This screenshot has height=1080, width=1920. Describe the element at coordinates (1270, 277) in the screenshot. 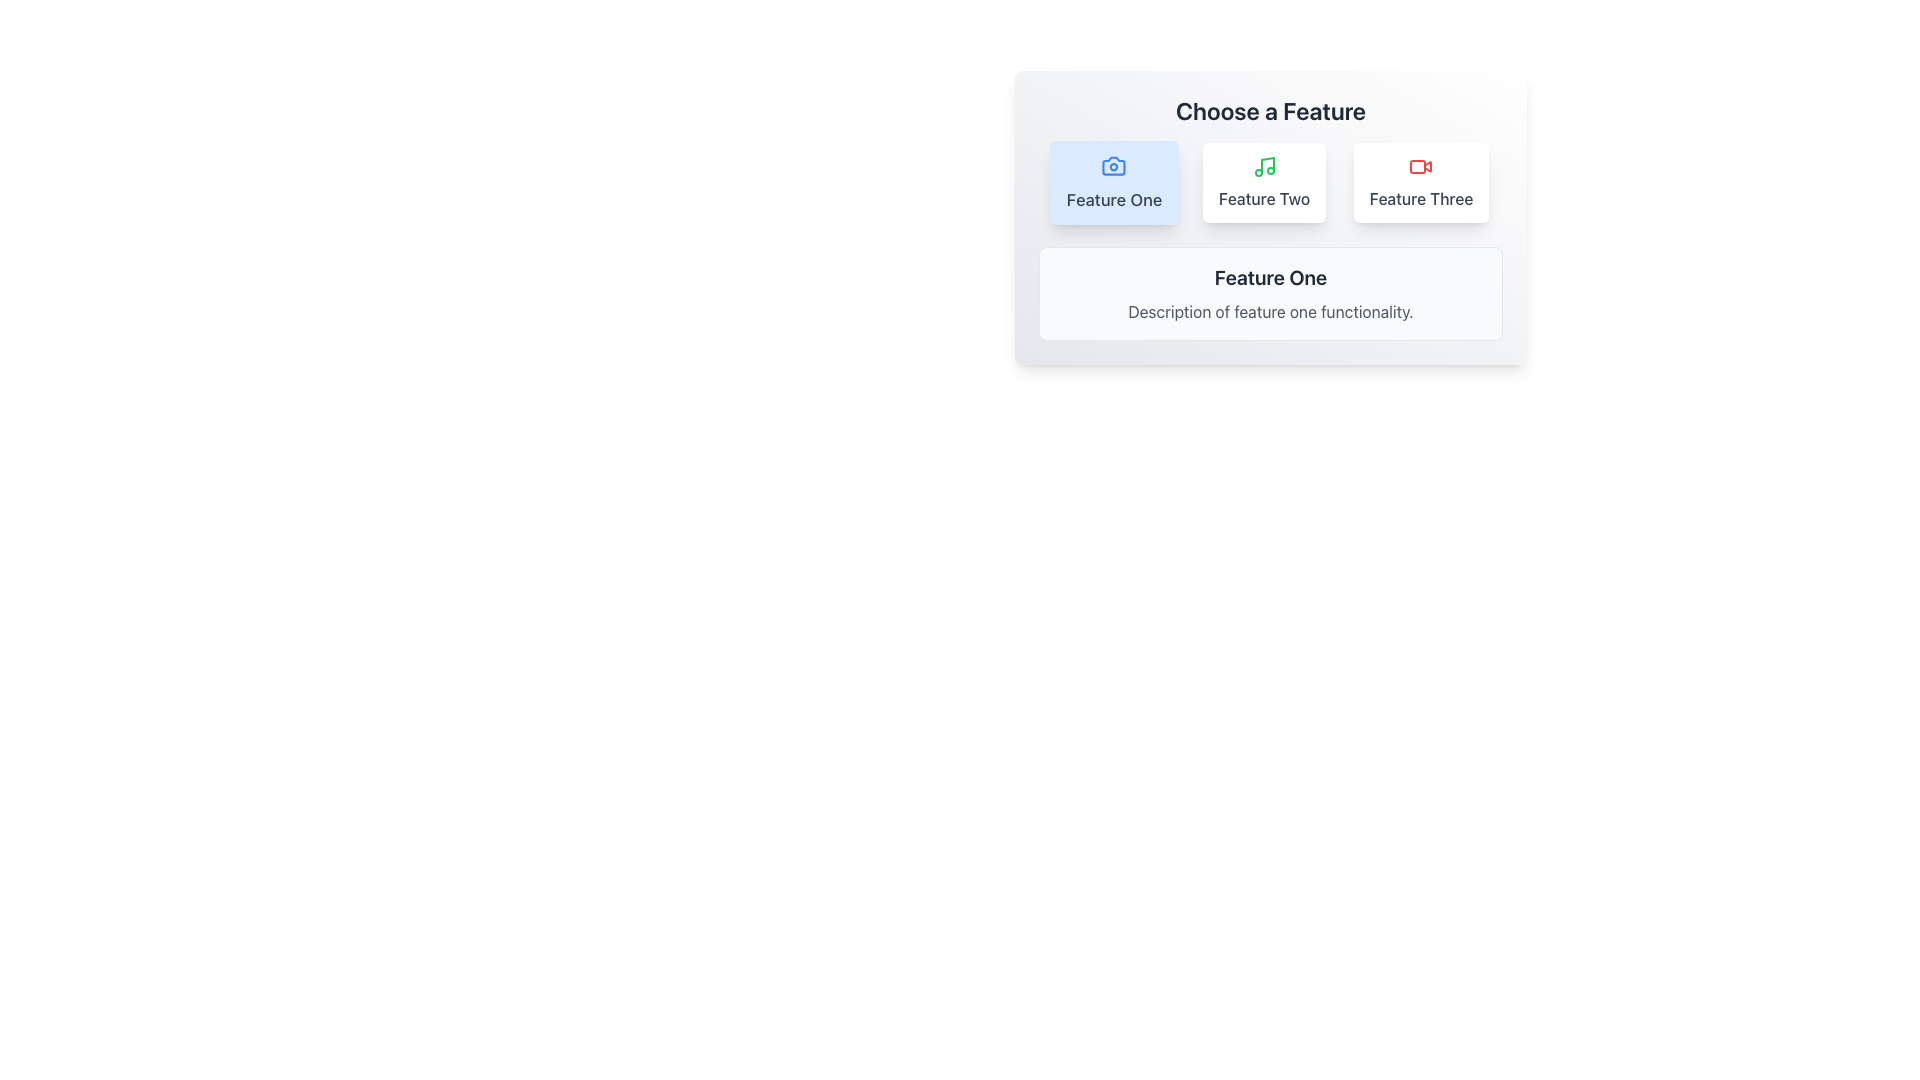

I see `the text label displaying 'Feature One', which is styled in bold, larger font and dark gray color, located at the top of a bordered area containing descriptive content` at that location.